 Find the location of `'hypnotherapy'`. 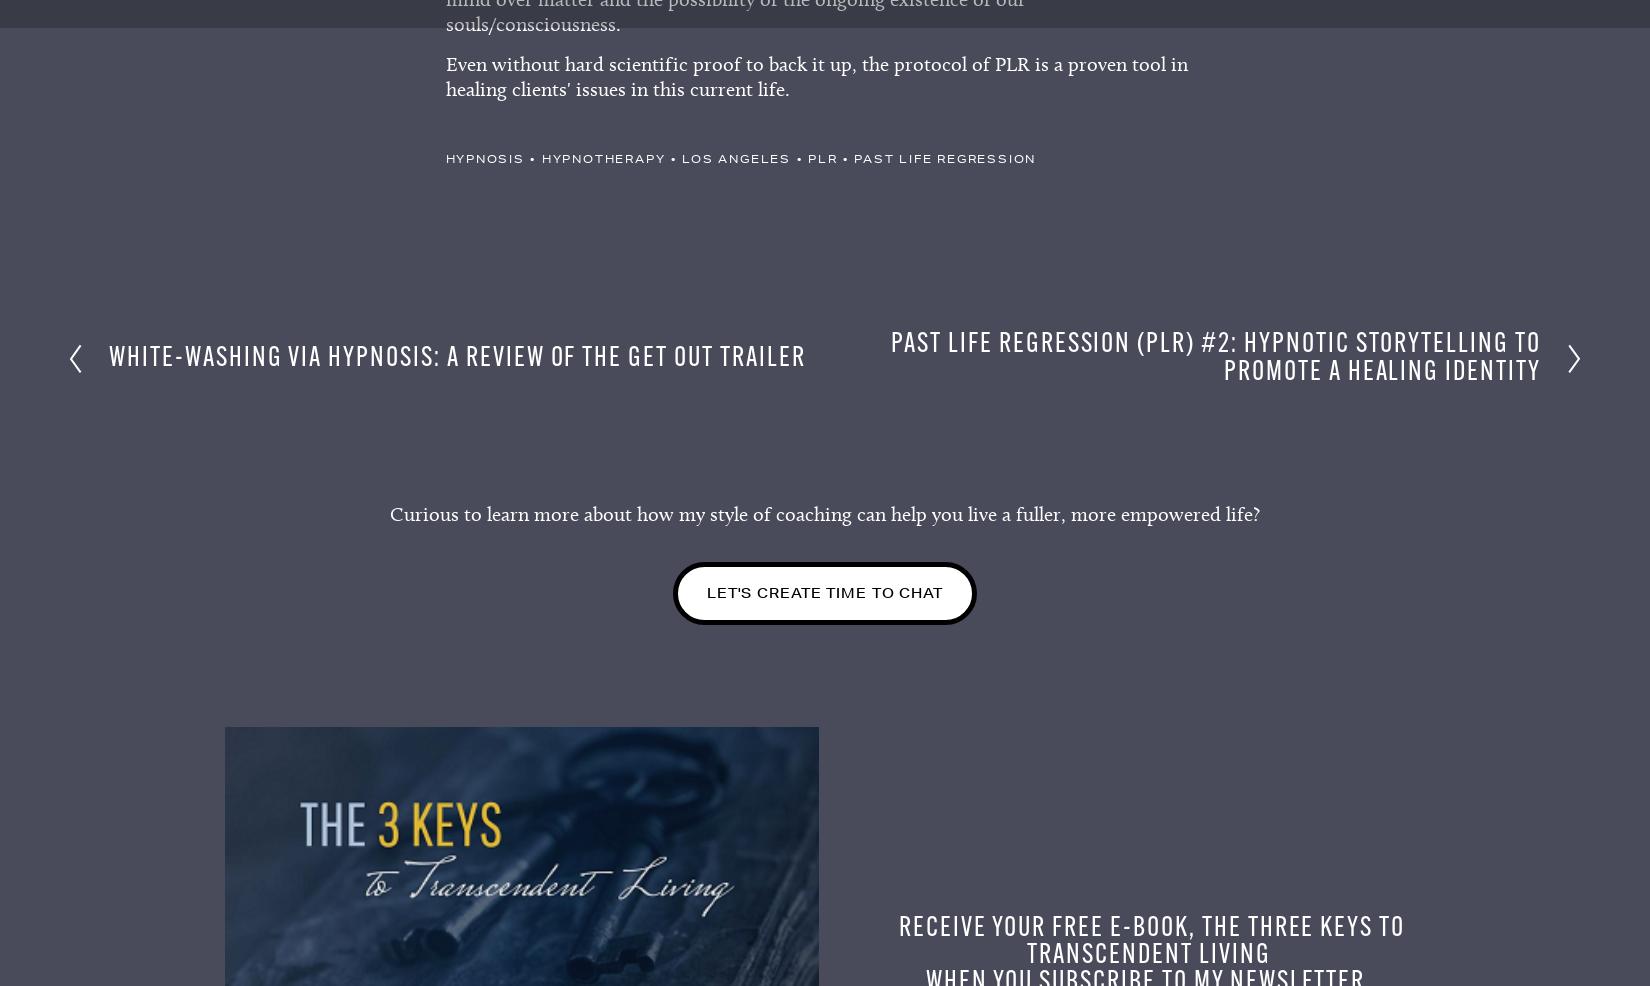

'hypnotherapy' is located at coordinates (602, 164).